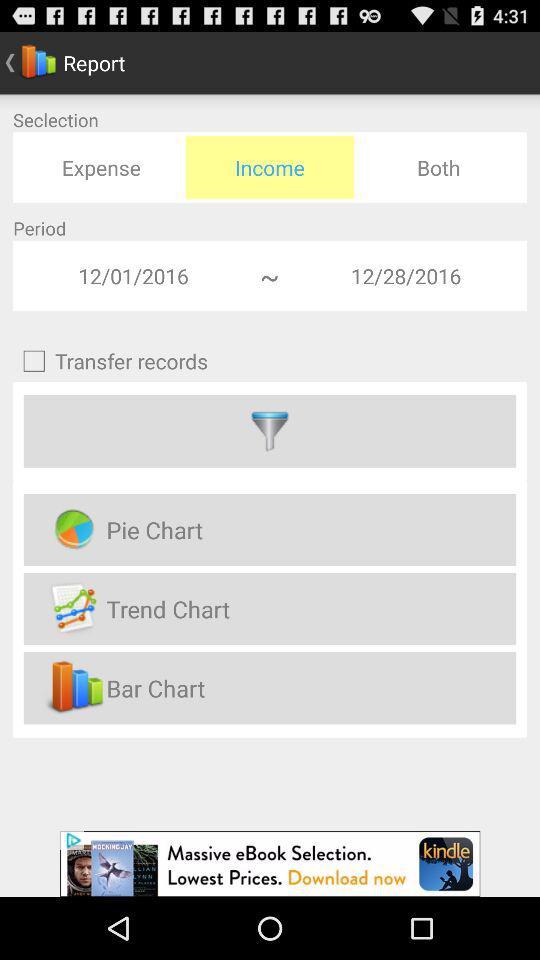 The width and height of the screenshot is (540, 960). Describe the element at coordinates (270, 863) in the screenshot. I see `advertisement banner` at that location.